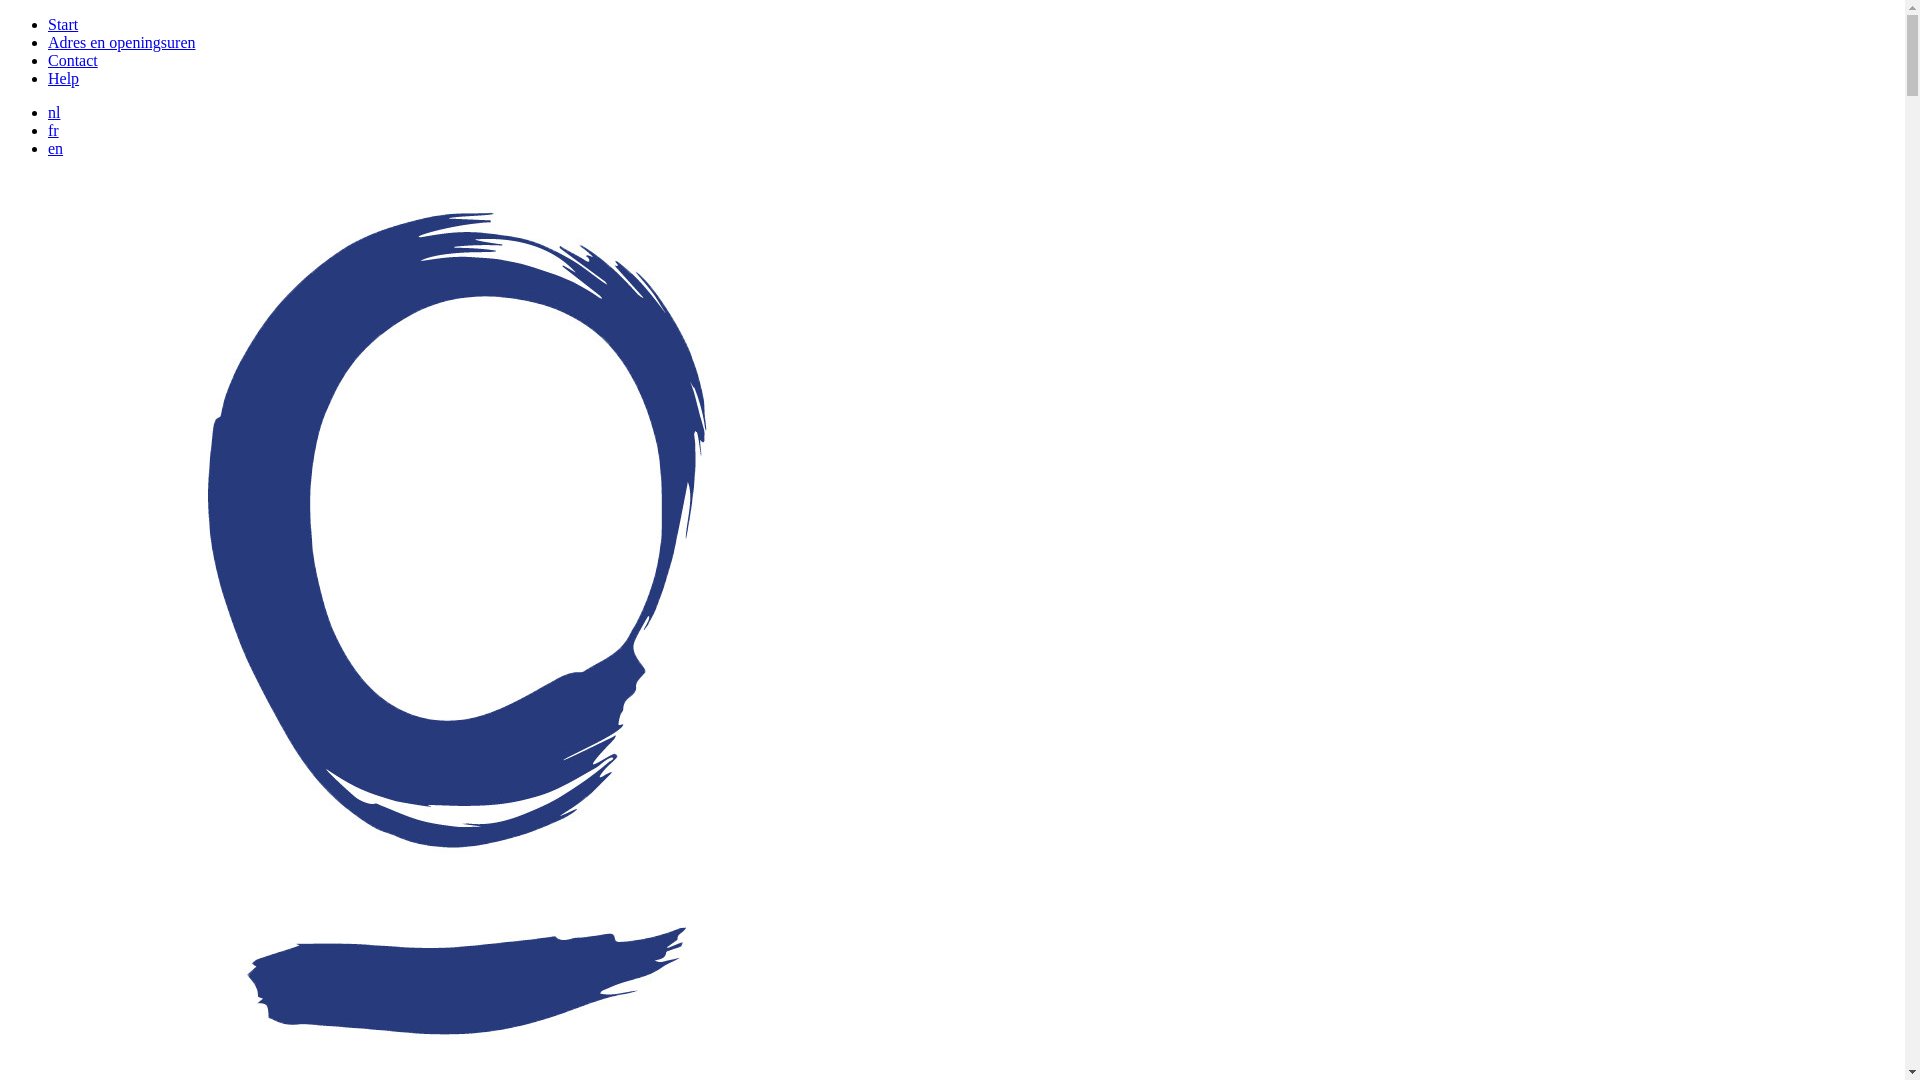  What do you see at coordinates (456, 1067) in the screenshot?
I see `'Home'` at bounding box center [456, 1067].